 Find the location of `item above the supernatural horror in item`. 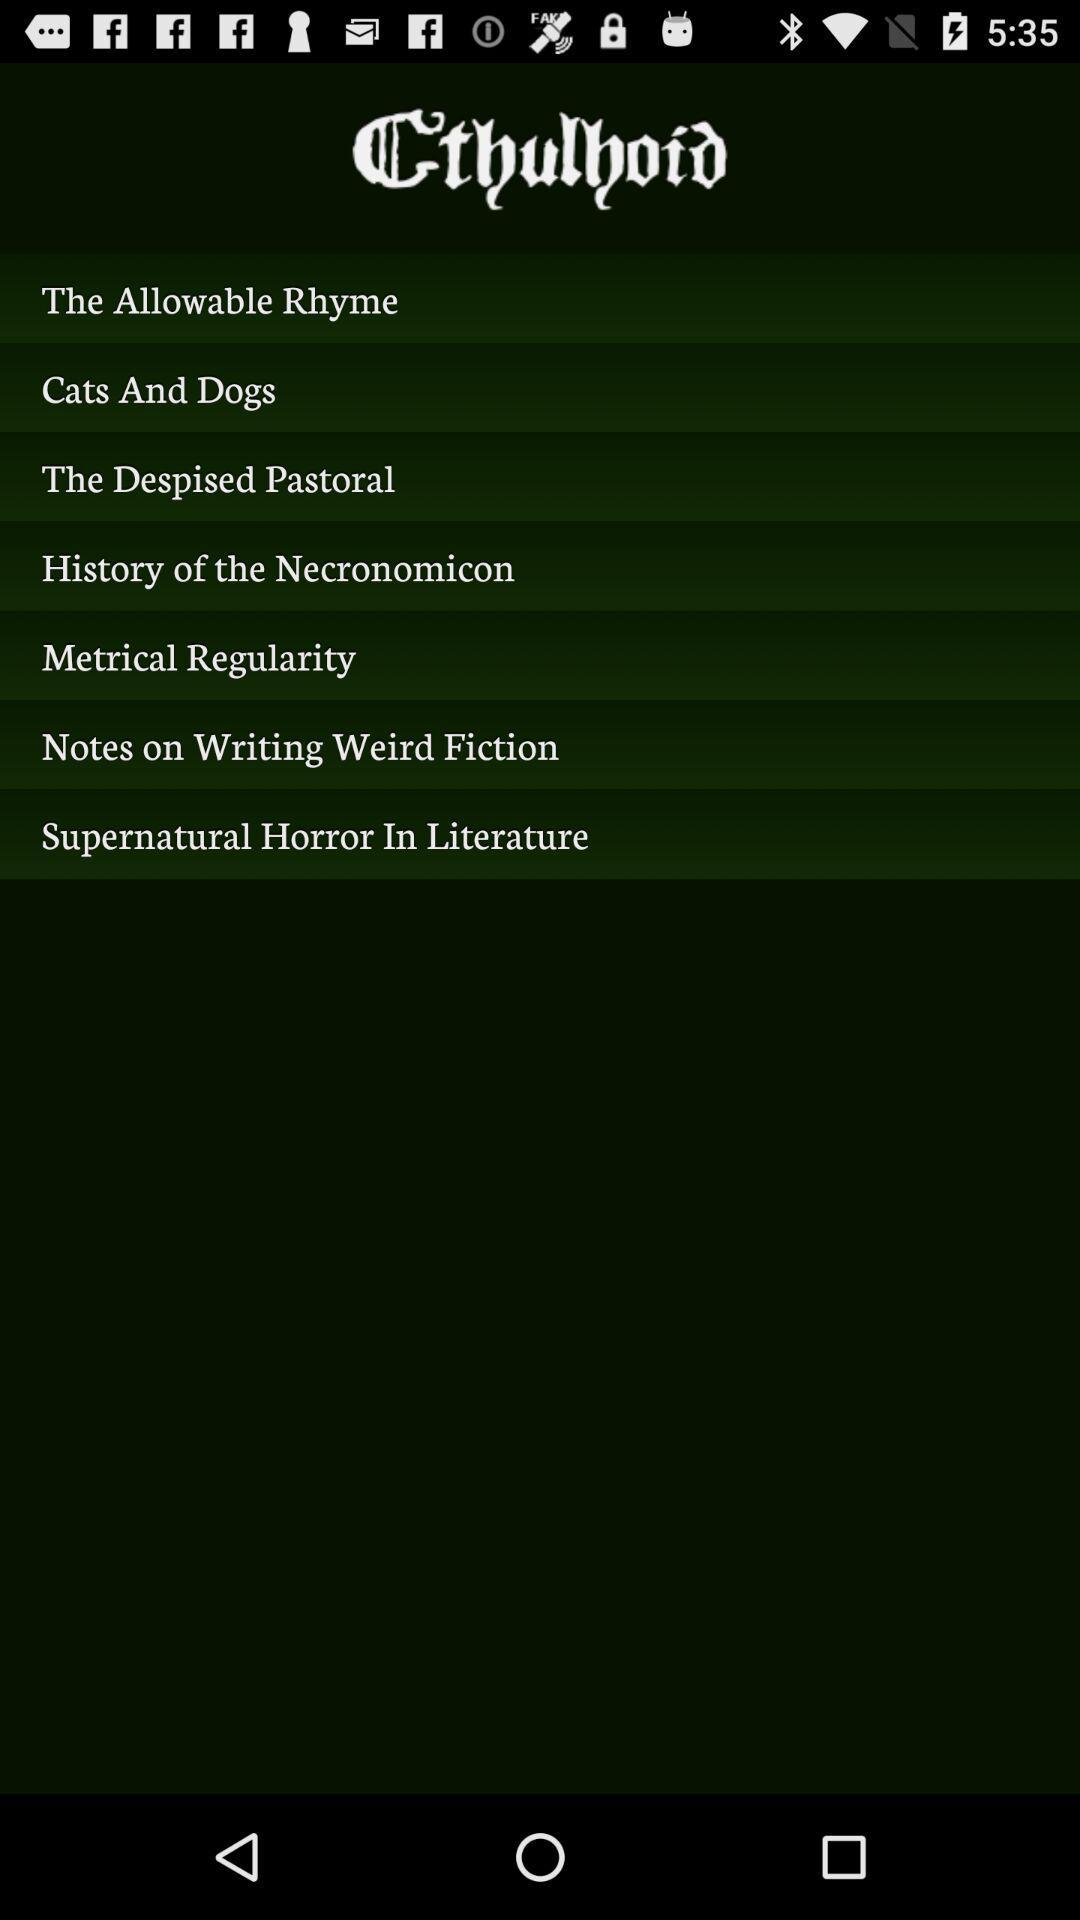

item above the supernatural horror in item is located at coordinates (540, 743).